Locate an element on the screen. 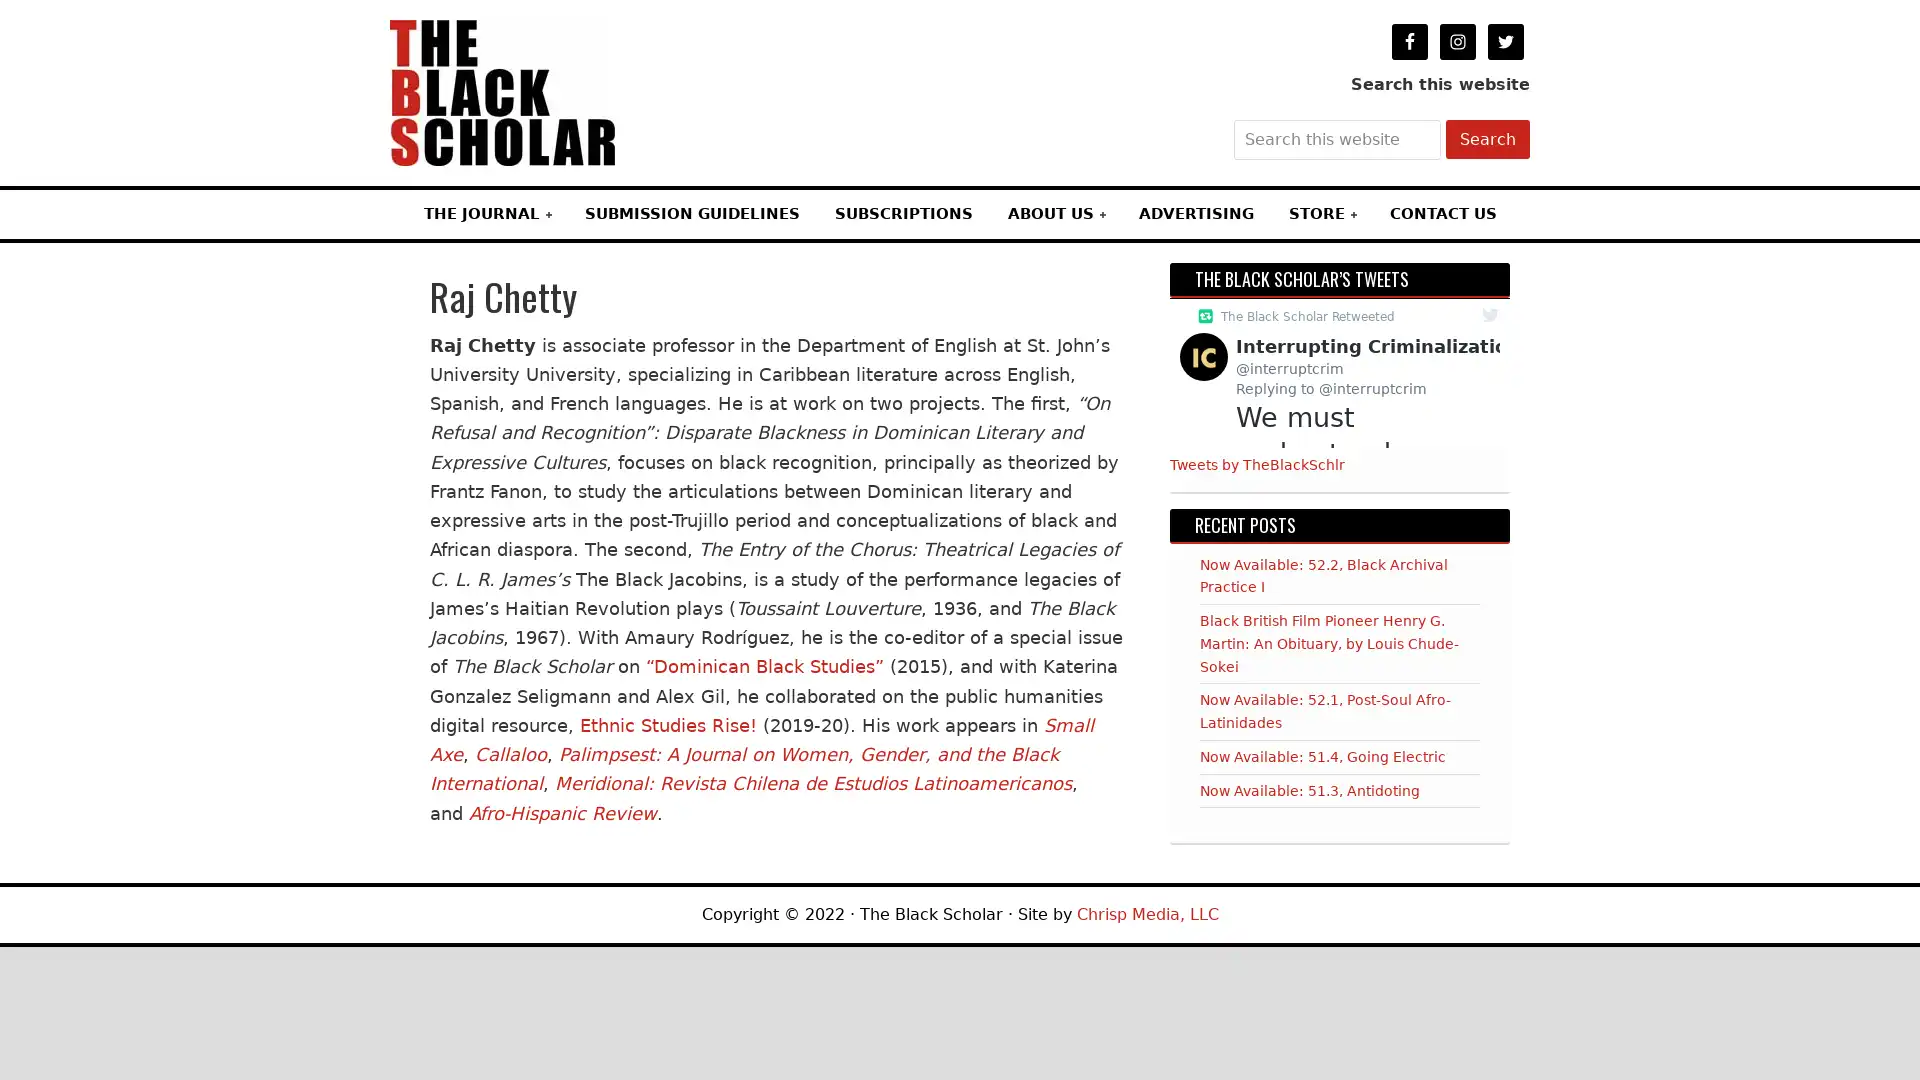 The width and height of the screenshot is (1920, 1080). Search is located at coordinates (1488, 138).